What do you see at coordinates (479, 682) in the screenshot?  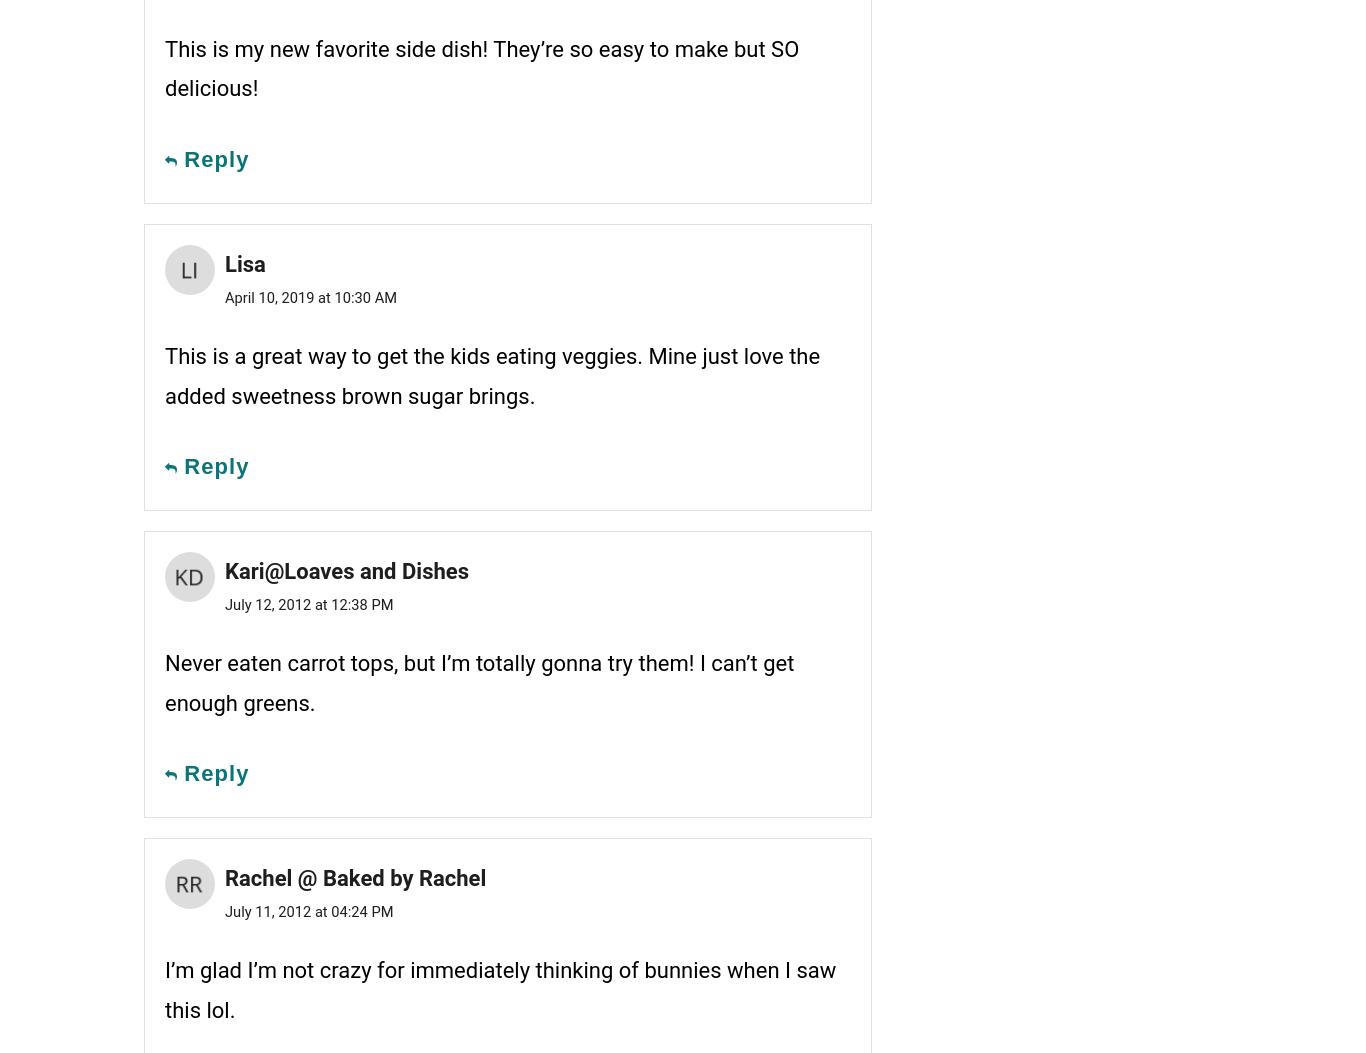 I see `'Never eaten carrot tops, but I’m totally gonna try them!  I can’t get enough greens.'` at bounding box center [479, 682].